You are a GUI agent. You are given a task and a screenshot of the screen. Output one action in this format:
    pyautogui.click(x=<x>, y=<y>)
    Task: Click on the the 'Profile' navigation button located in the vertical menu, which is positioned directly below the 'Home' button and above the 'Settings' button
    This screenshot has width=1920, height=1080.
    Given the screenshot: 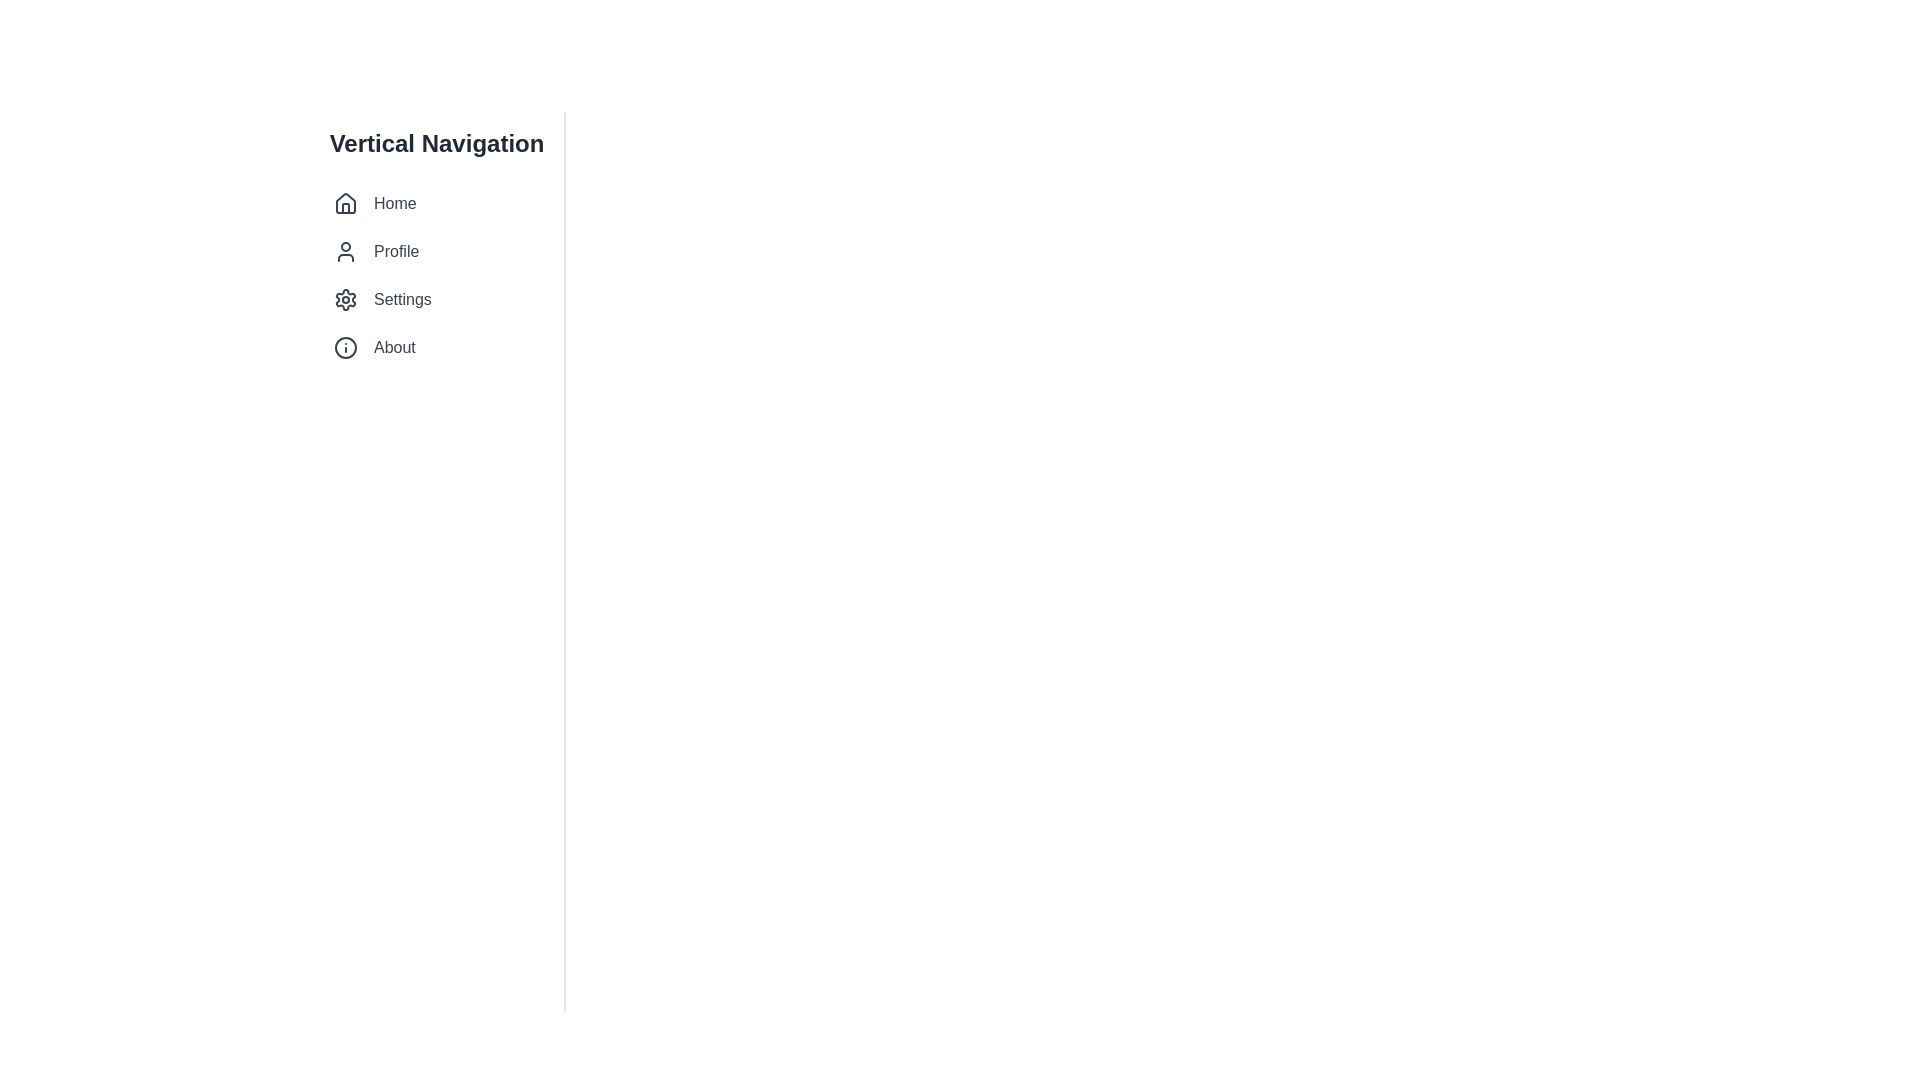 What is the action you would take?
    pyautogui.click(x=435, y=250)
    